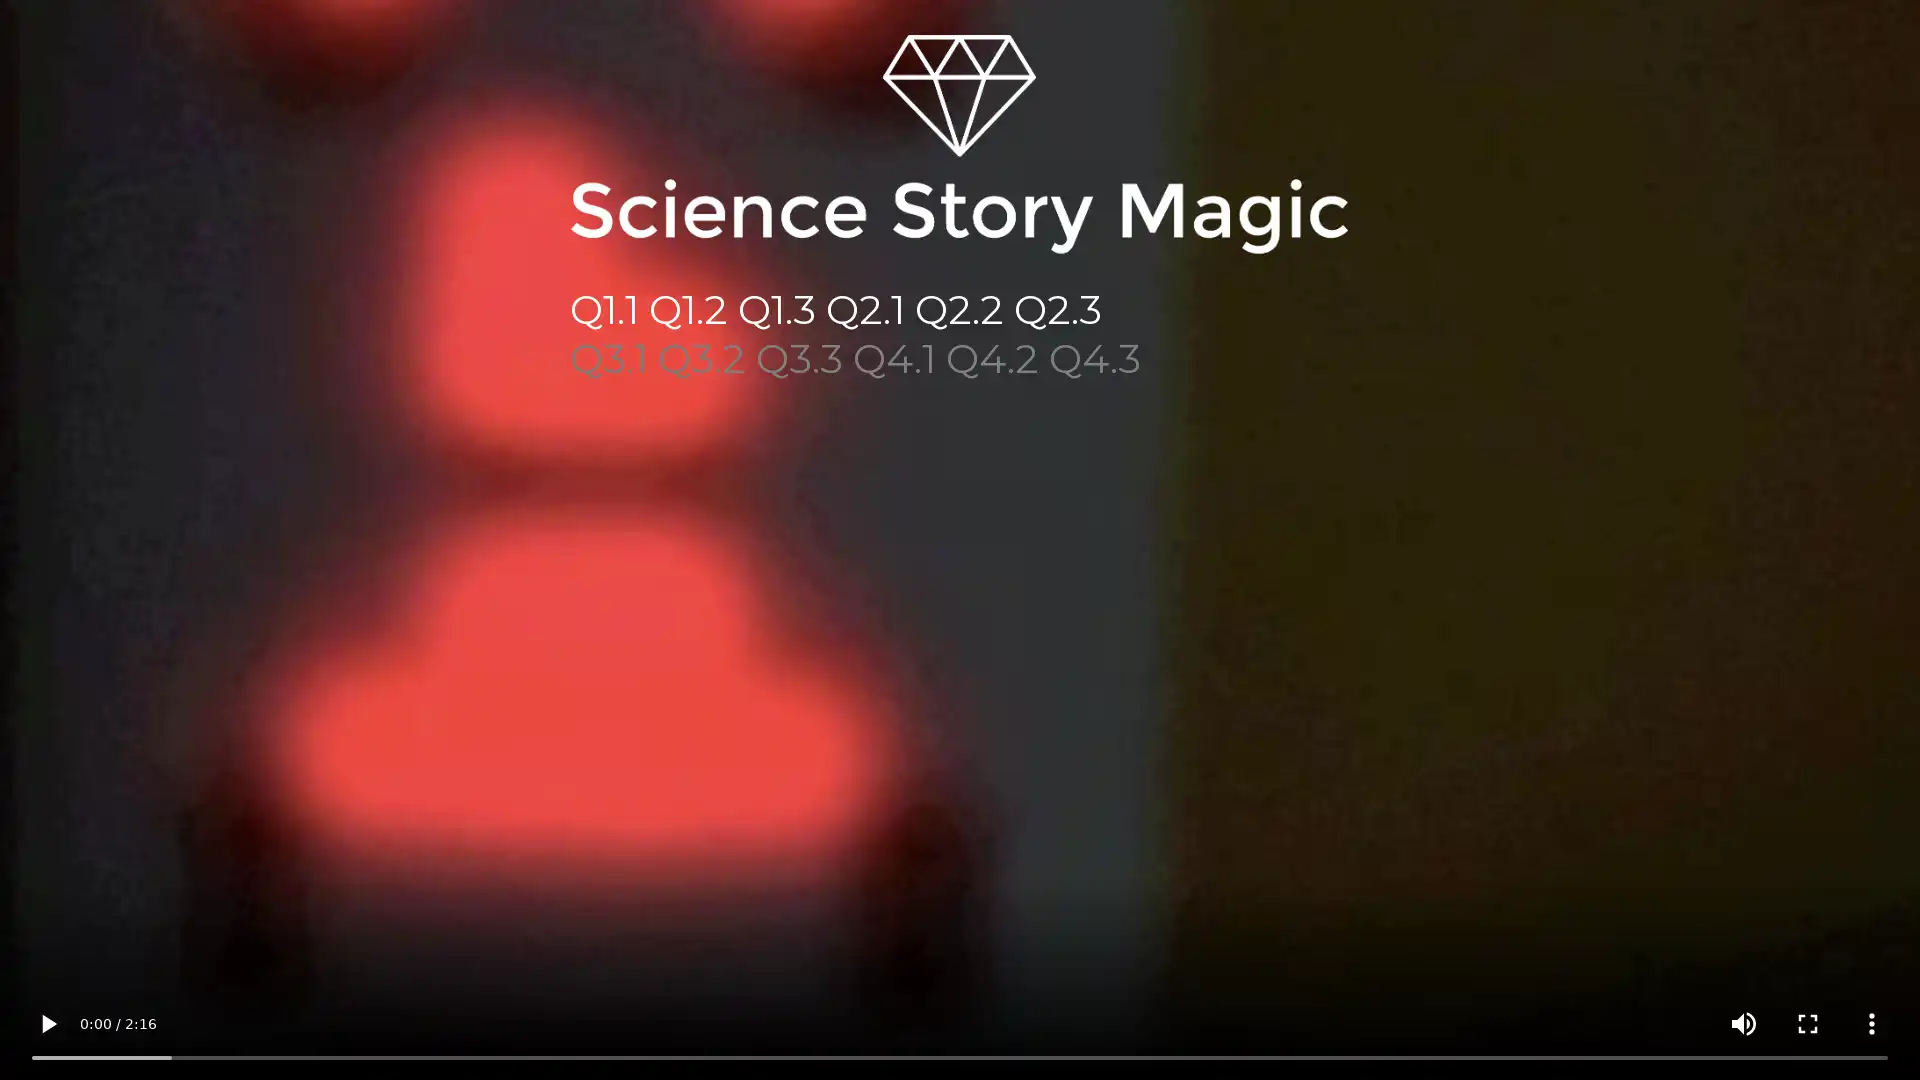  What do you see at coordinates (48, 1023) in the screenshot?
I see `play` at bounding box center [48, 1023].